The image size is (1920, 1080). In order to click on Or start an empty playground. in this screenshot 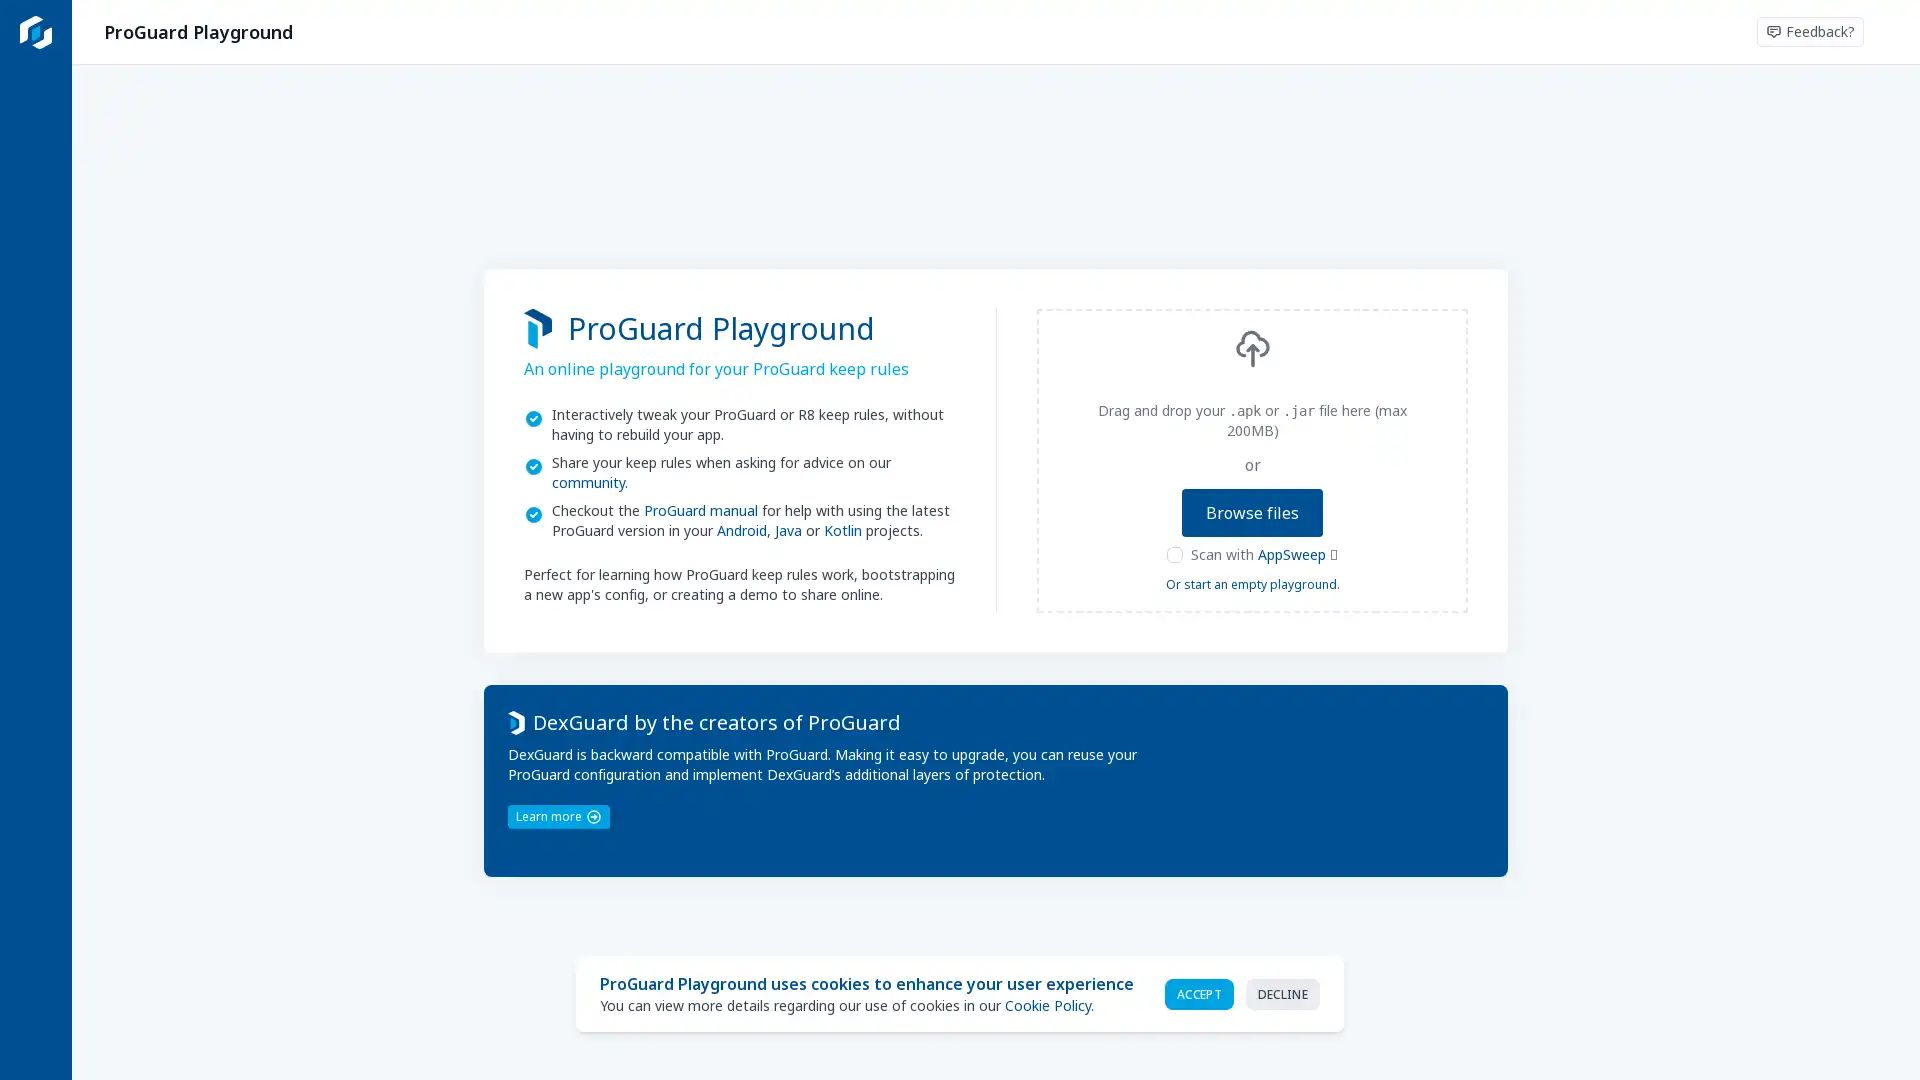, I will do `click(1251, 583)`.